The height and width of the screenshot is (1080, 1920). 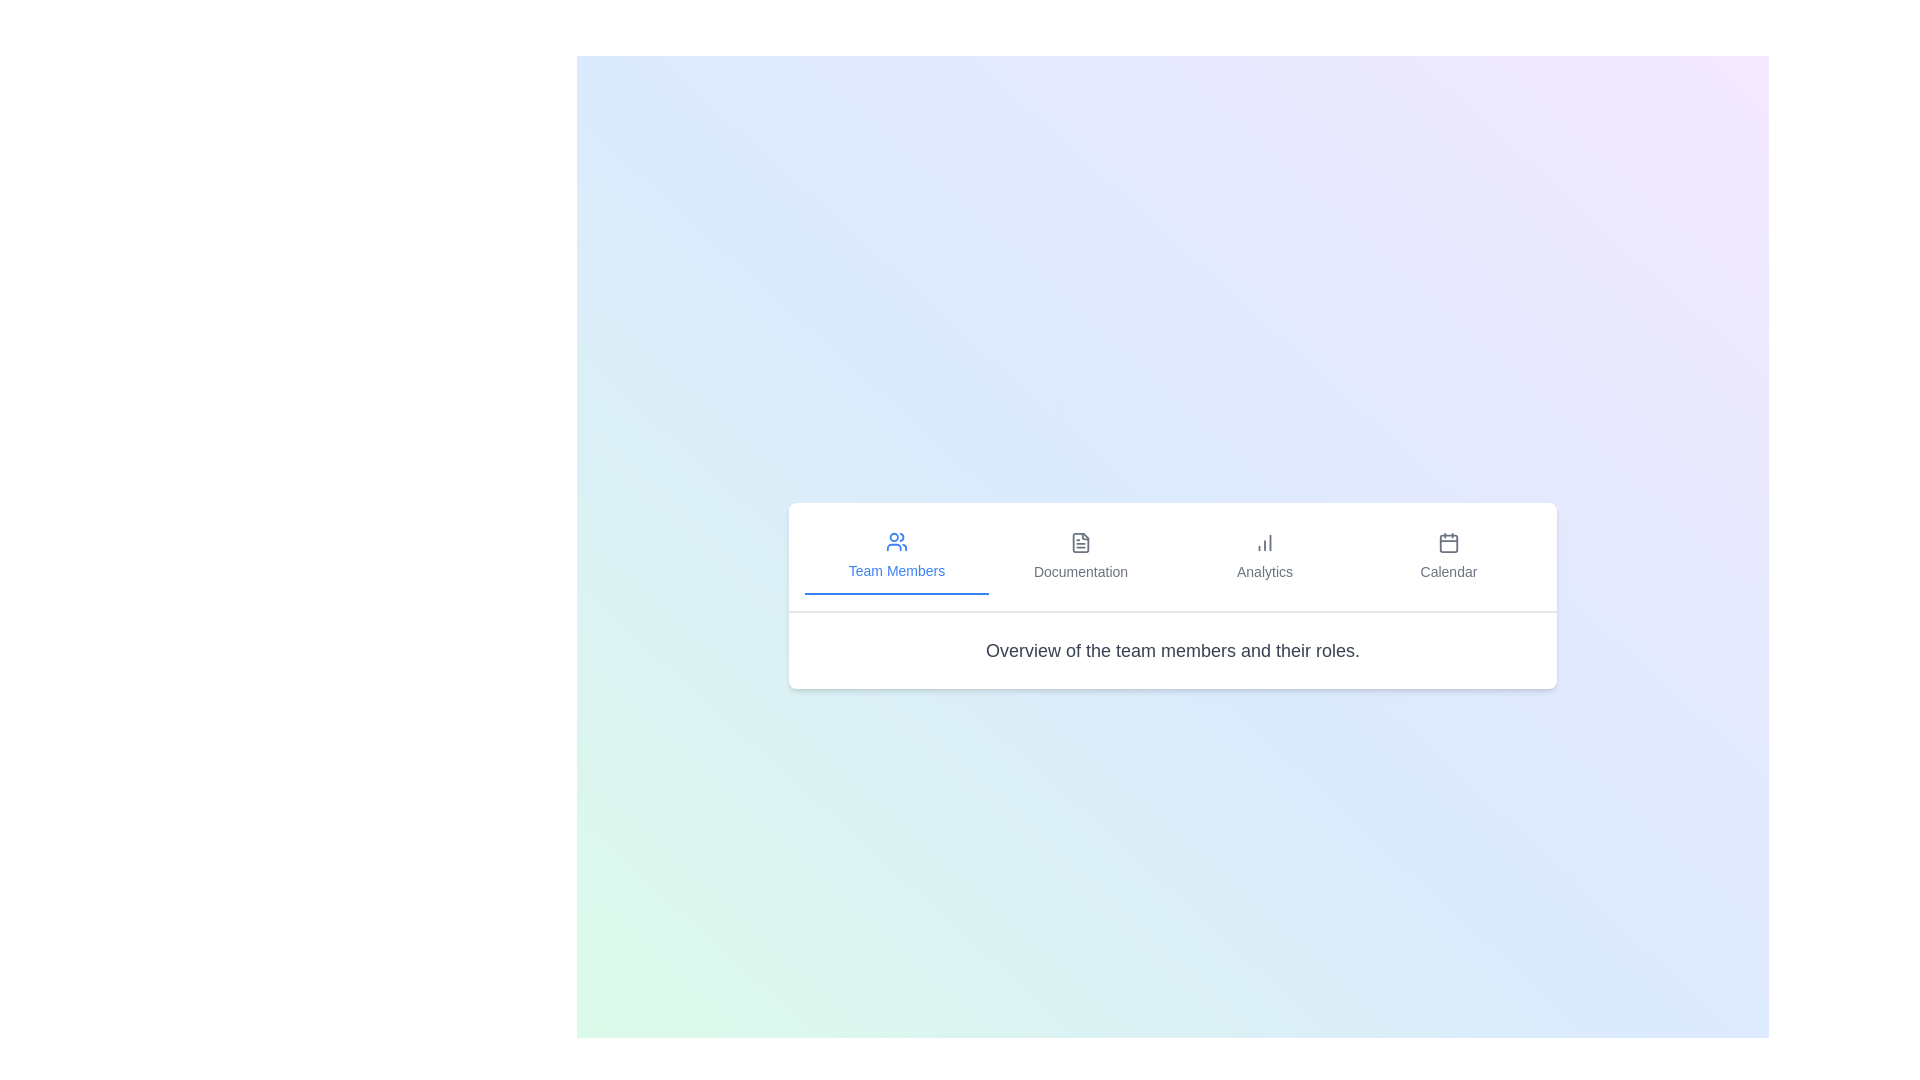 I want to click on the Team Members tab to view its tooltip, so click(x=896, y=556).